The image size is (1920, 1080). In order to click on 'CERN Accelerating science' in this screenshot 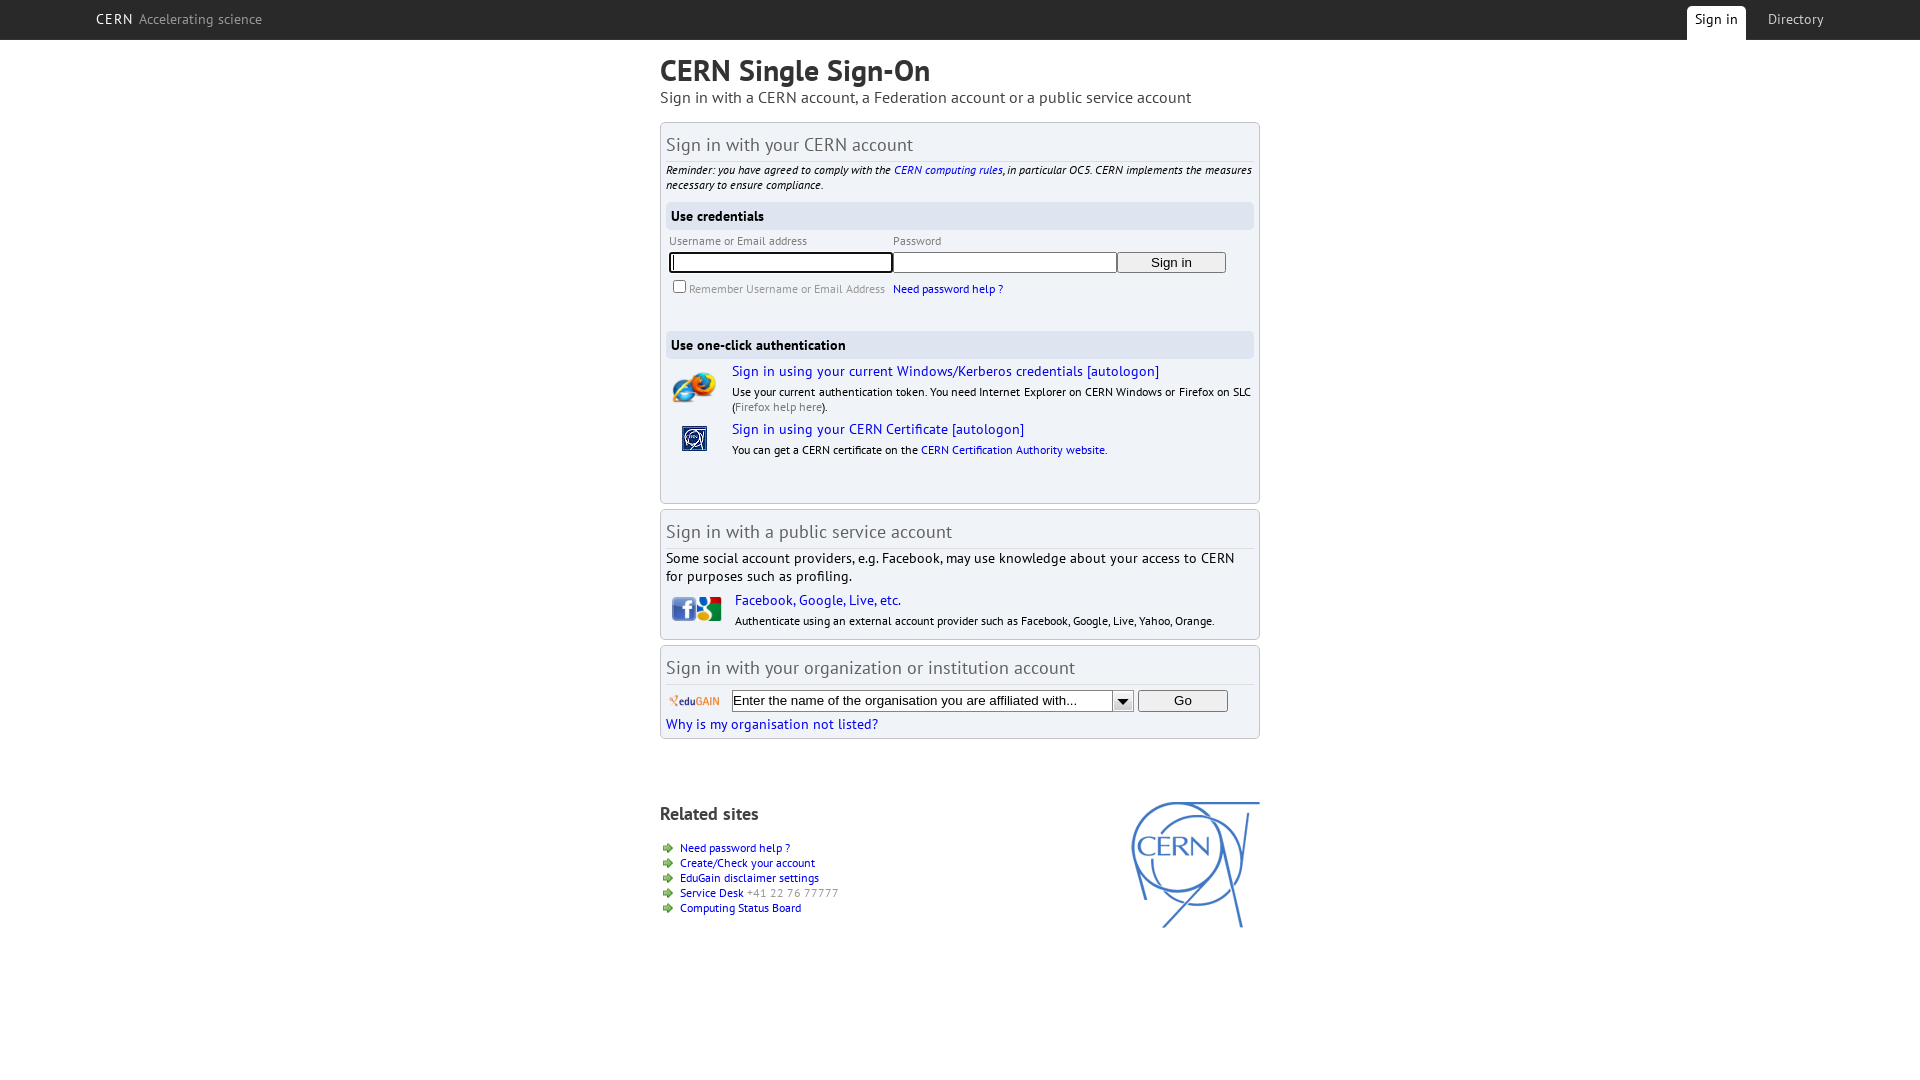, I will do `click(178, 19)`.